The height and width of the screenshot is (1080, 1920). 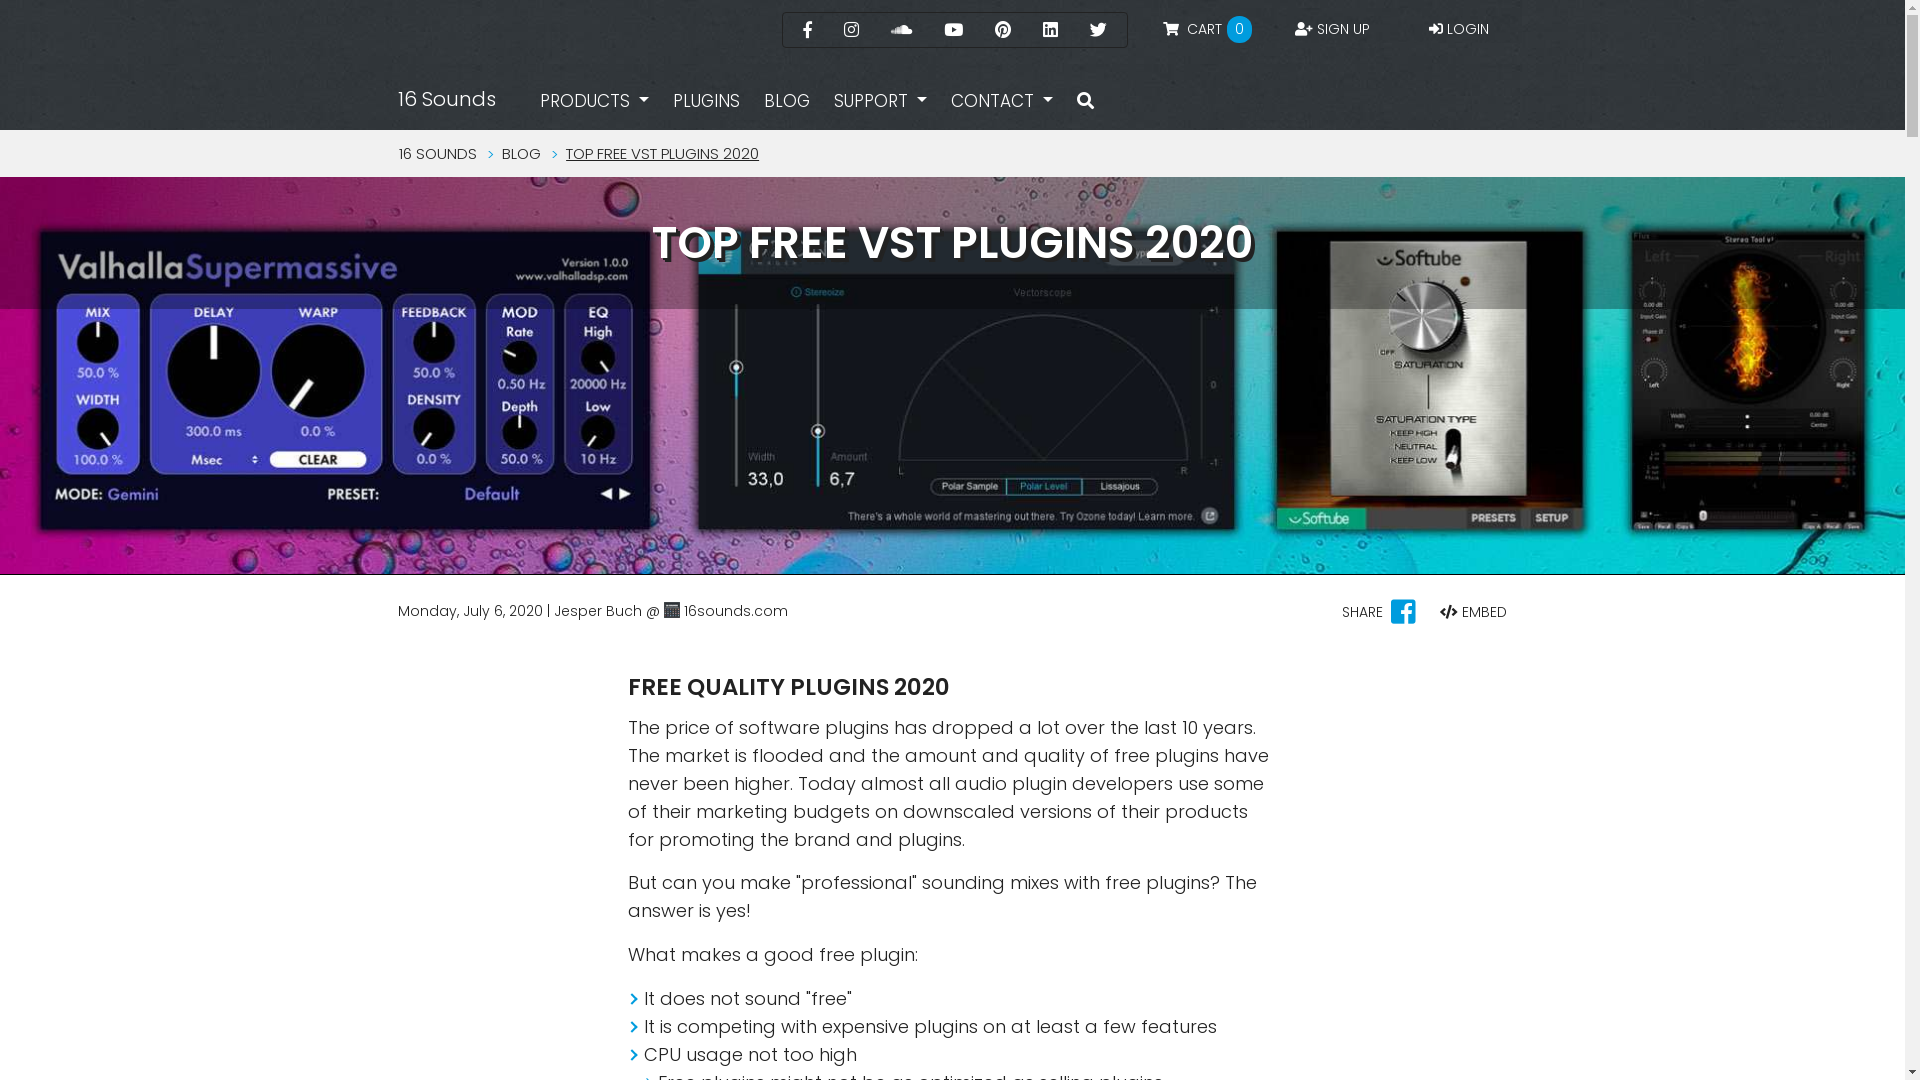 What do you see at coordinates (851, 30) in the screenshot?
I see `'Instagram'` at bounding box center [851, 30].